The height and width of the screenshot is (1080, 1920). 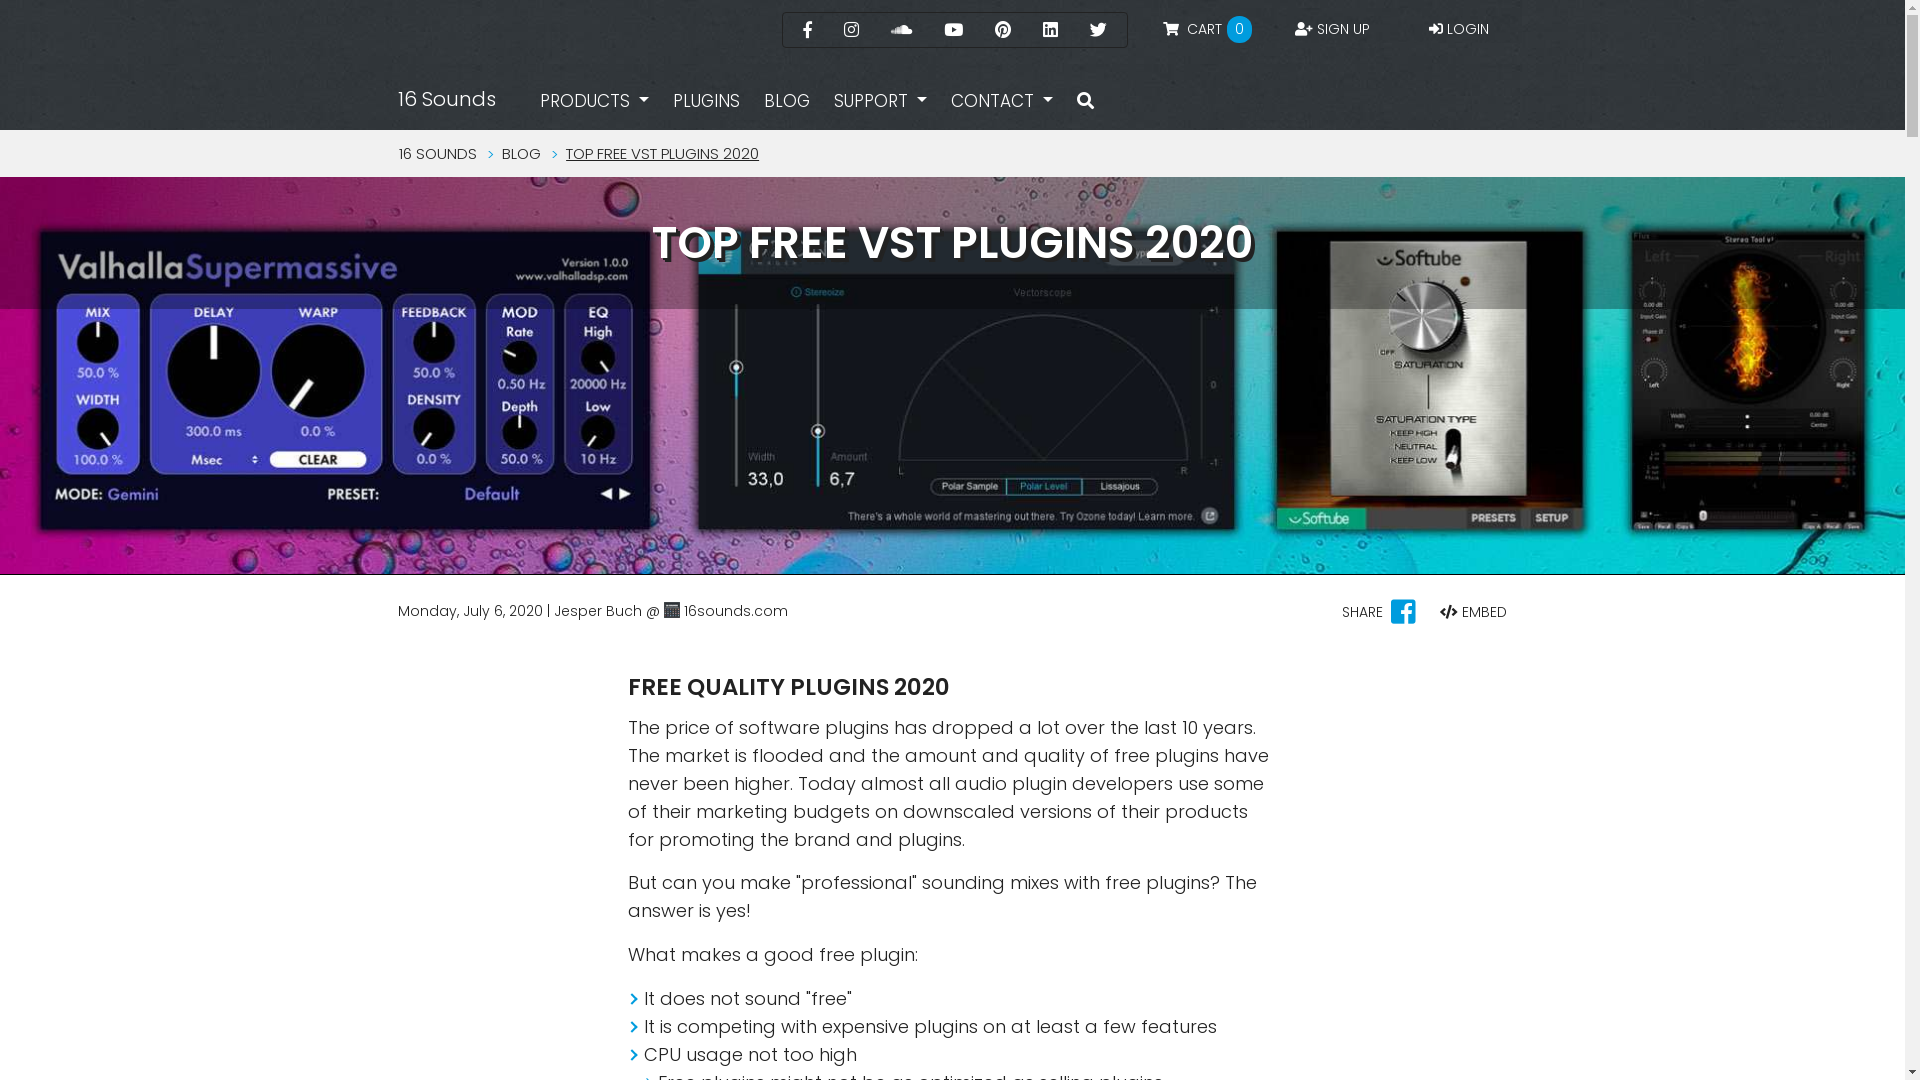 What do you see at coordinates (851, 30) in the screenshot?
I see `'Instagram'` at bounding box center [851, 30].